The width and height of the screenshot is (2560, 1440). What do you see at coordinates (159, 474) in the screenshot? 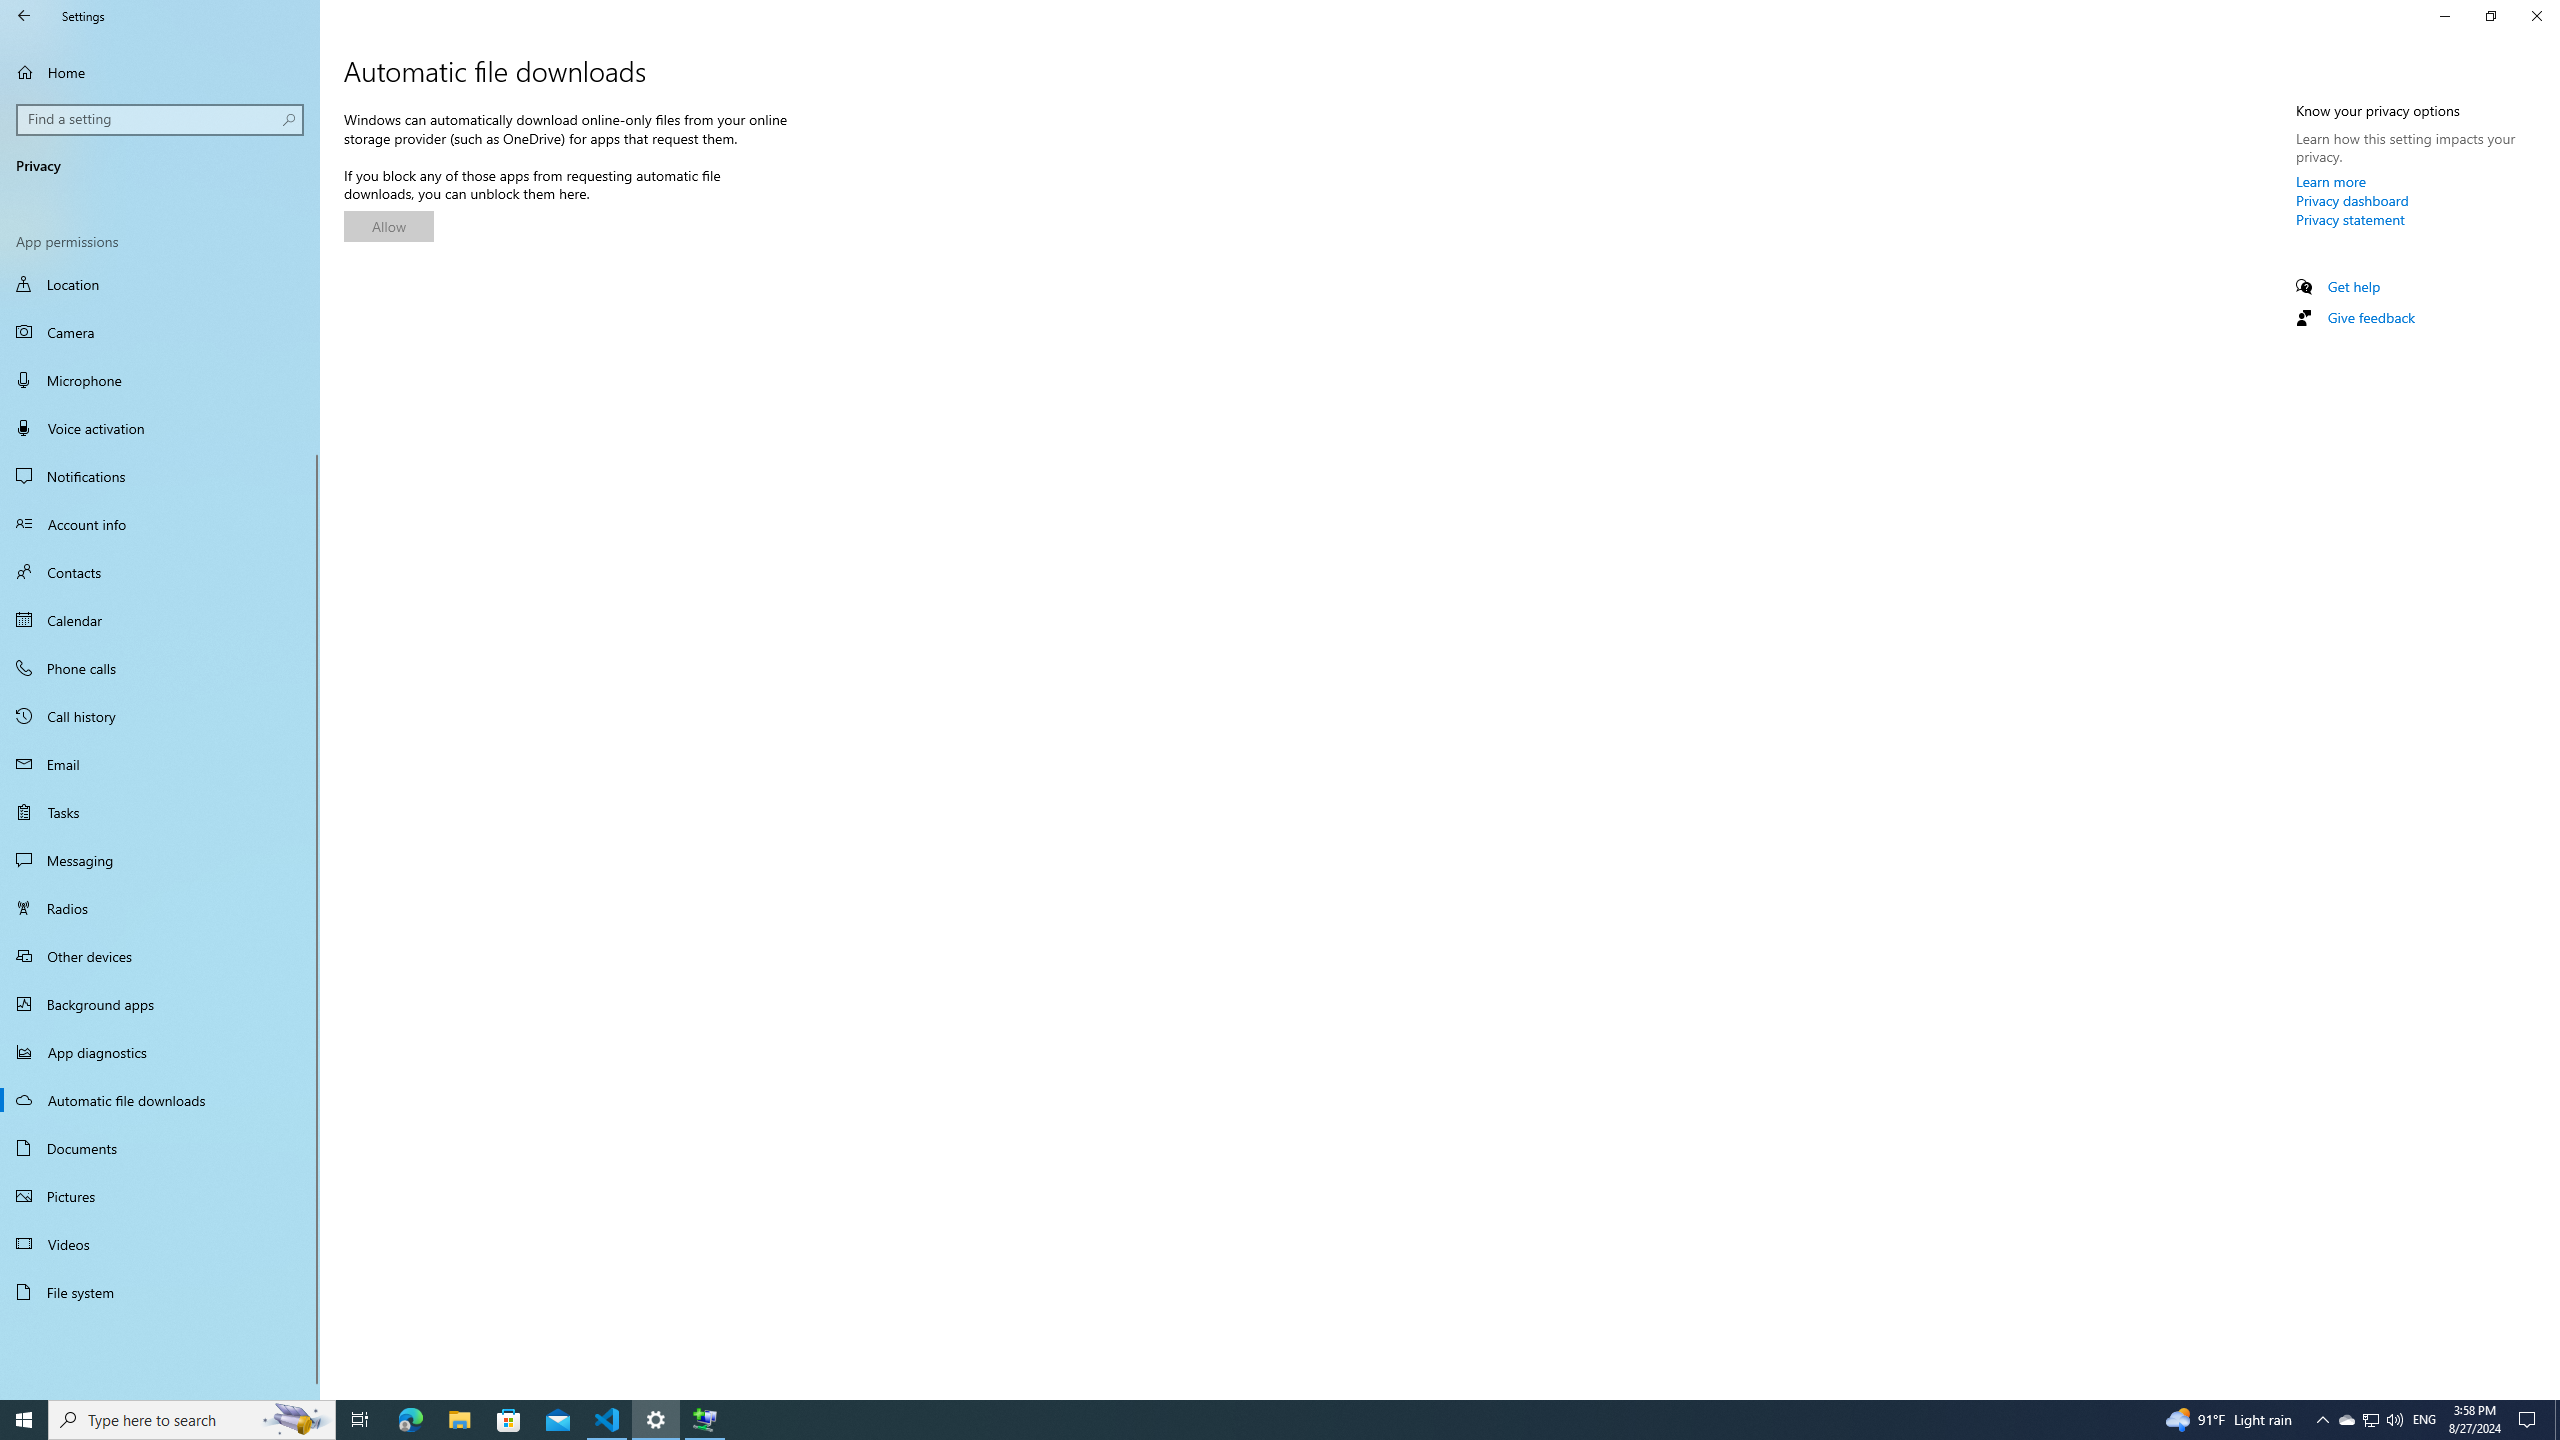
I see `'Notifications'` at bounding box center [159, 474].